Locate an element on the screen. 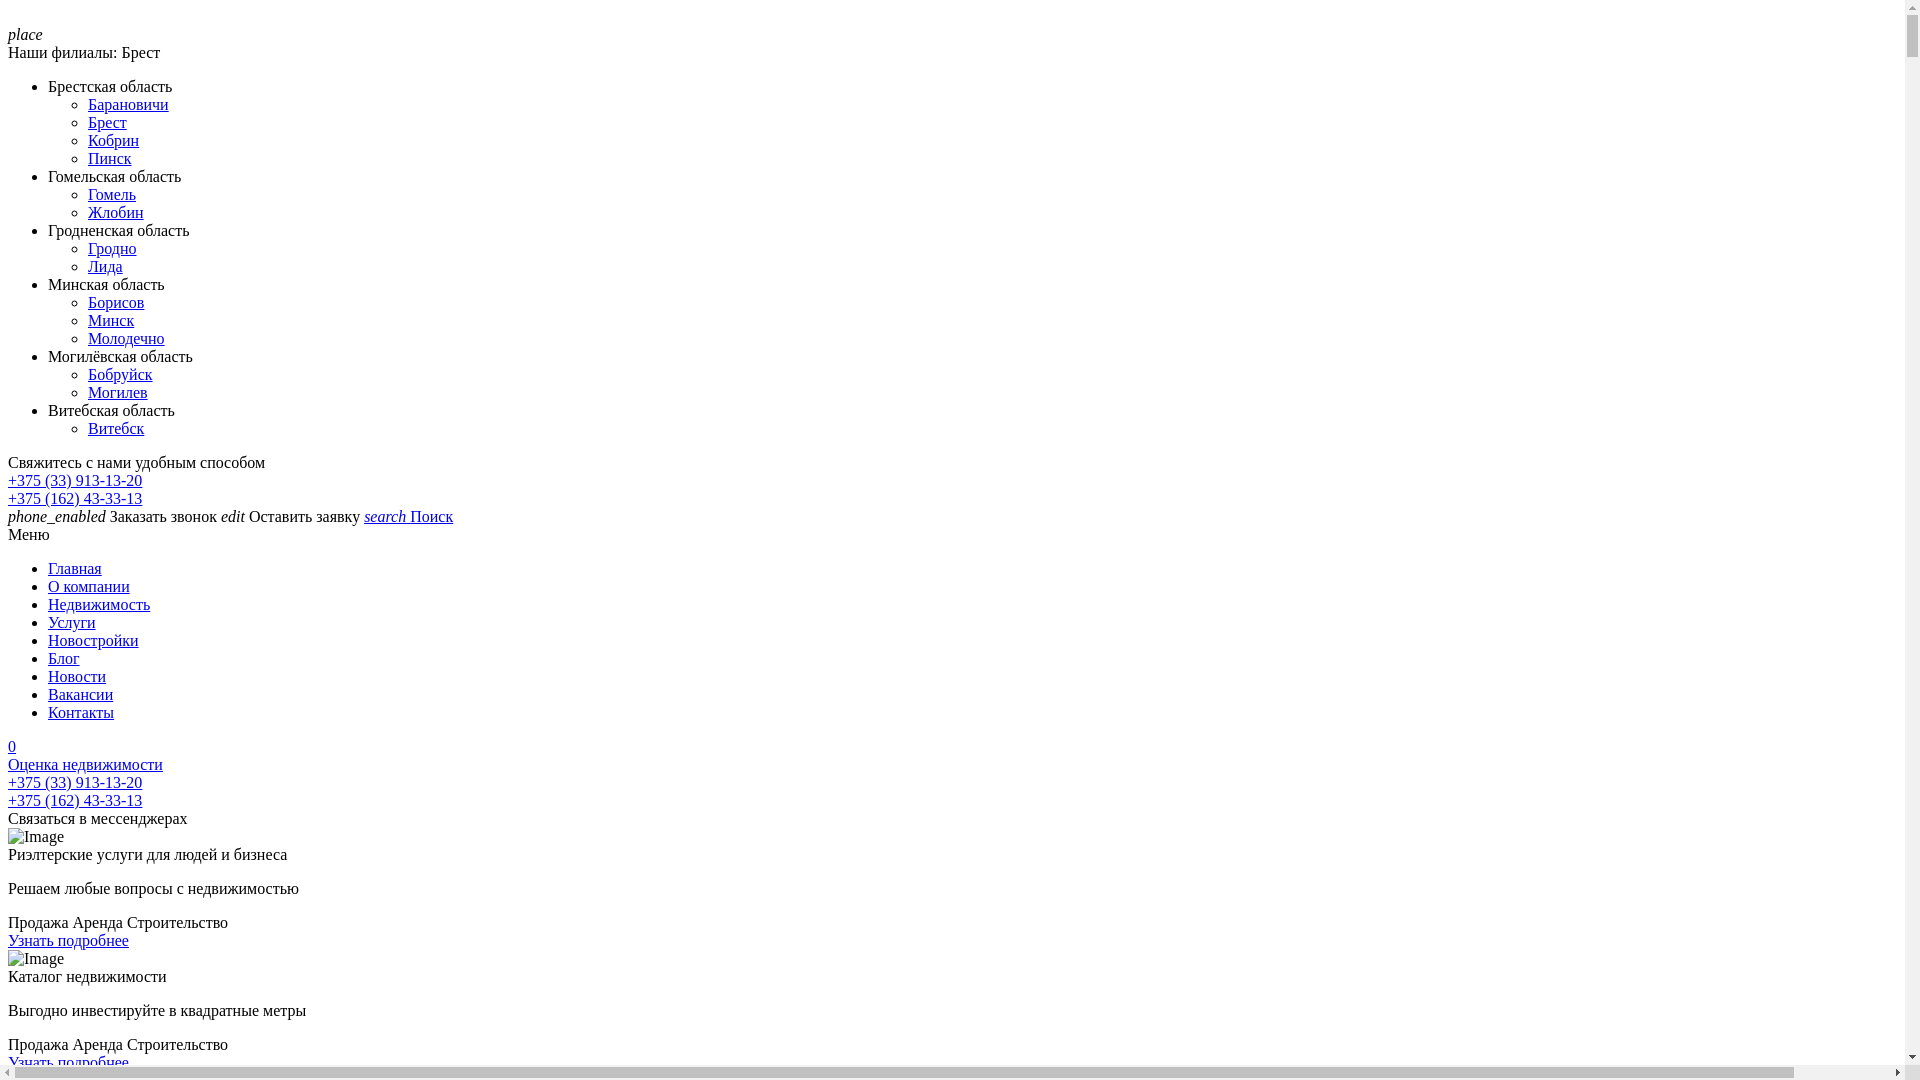 The image size is (1920, 1080). '+375 (162) 43-33-13' is located at coordinates (75, 799).